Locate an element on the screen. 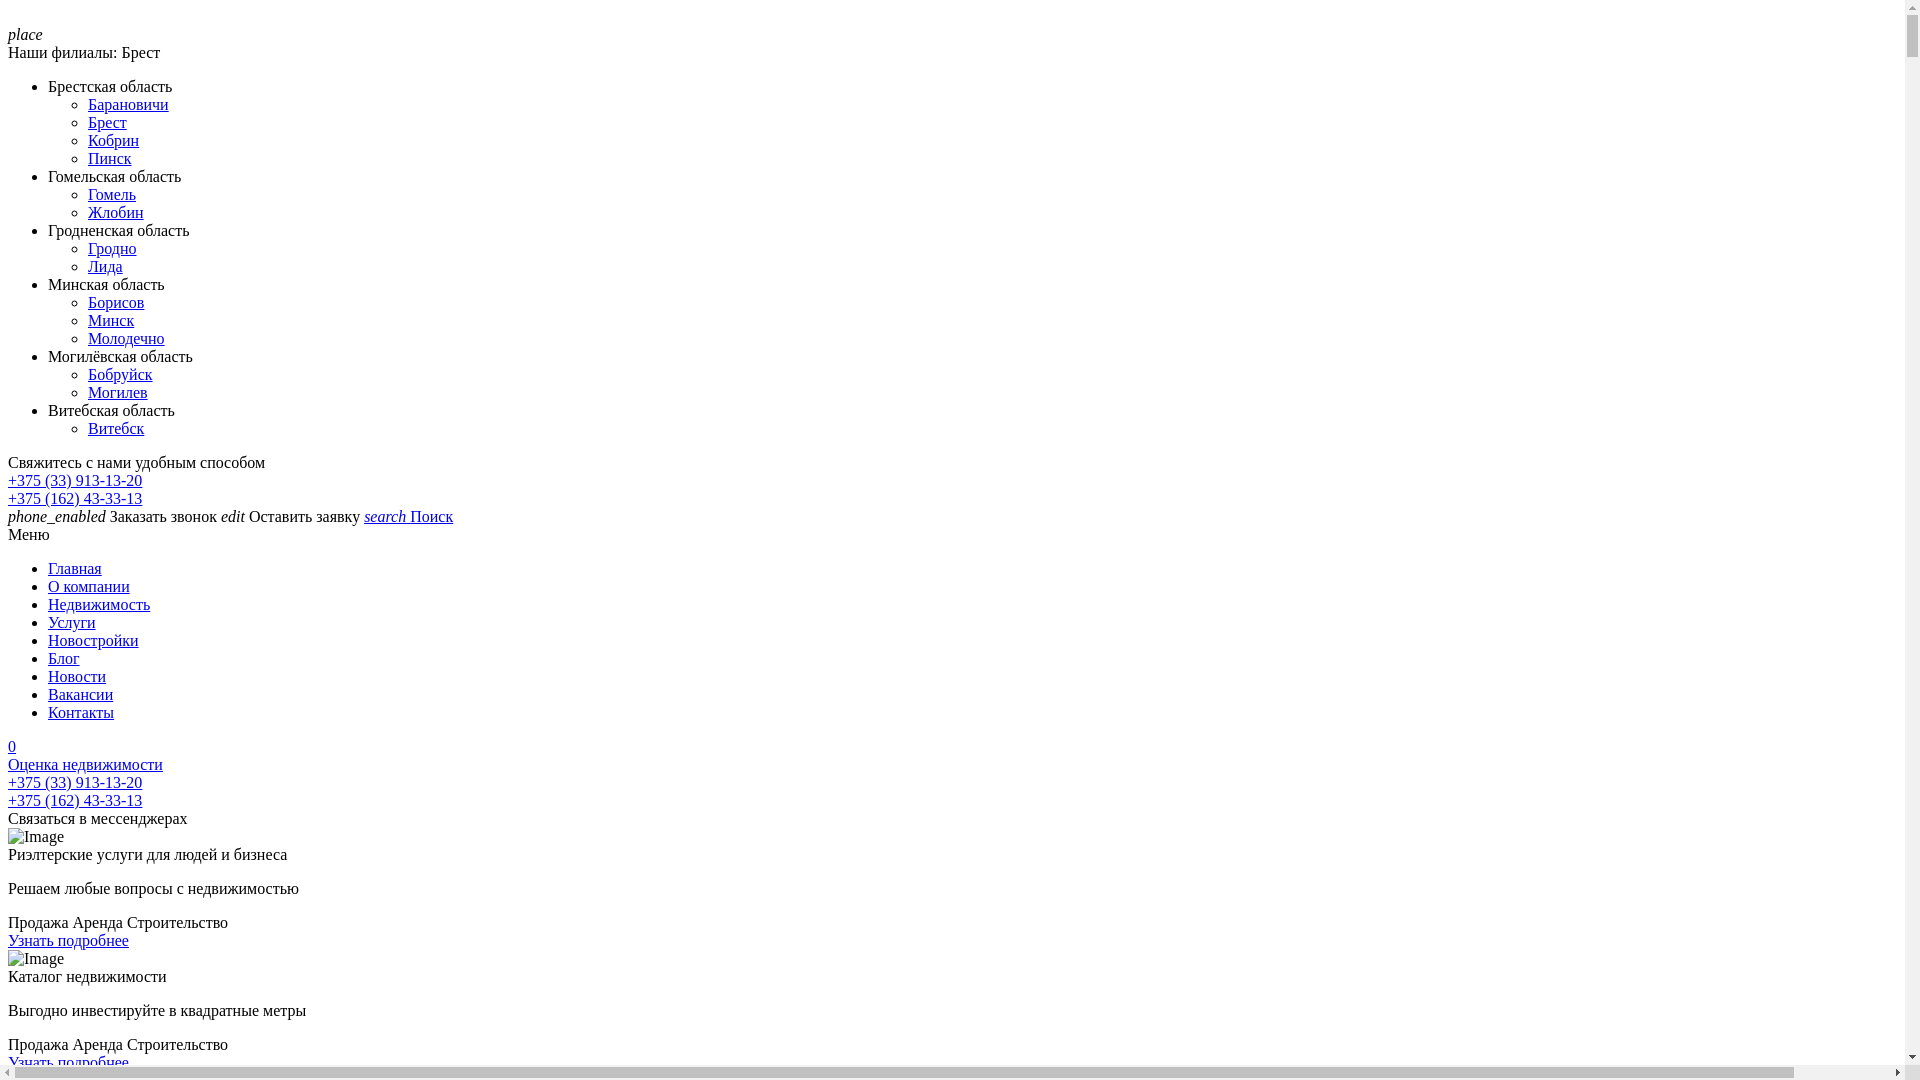 The image size is (1920, 1080). '+375 (162) 43-33-13' is located at coordinates (75, 799).